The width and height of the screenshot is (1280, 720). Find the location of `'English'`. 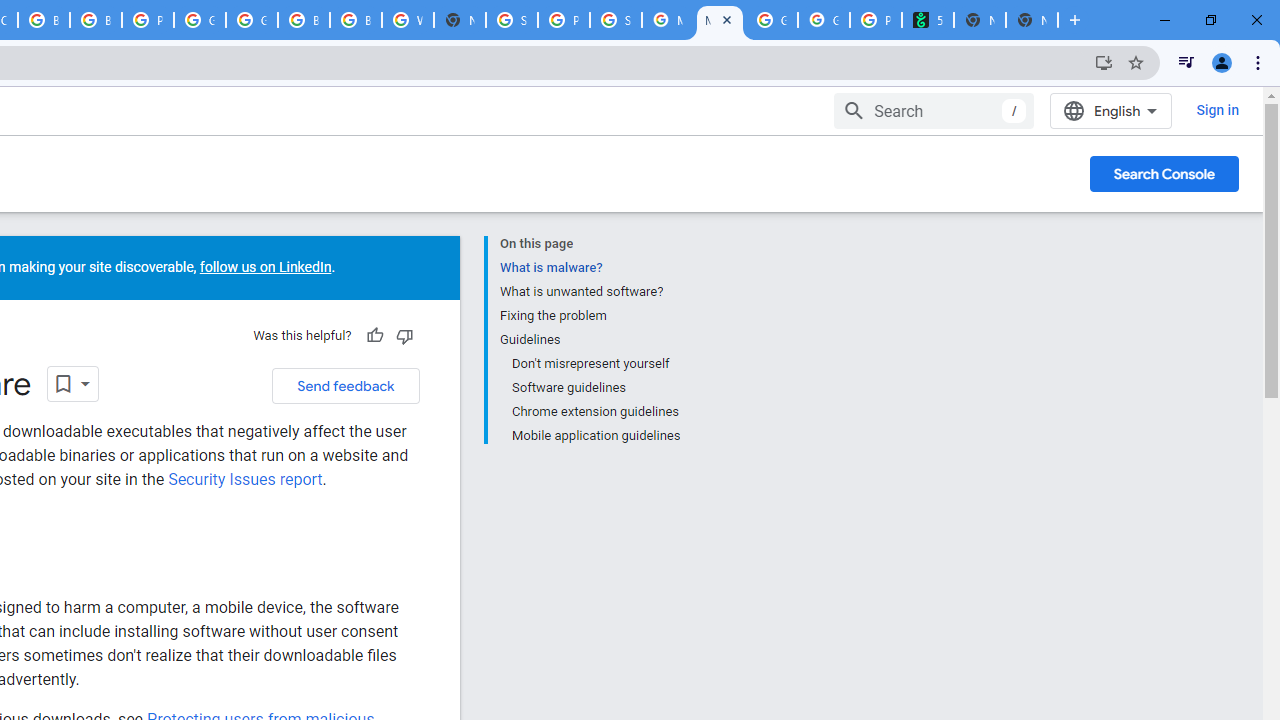

'English' is located at coordinates (1110, 110).